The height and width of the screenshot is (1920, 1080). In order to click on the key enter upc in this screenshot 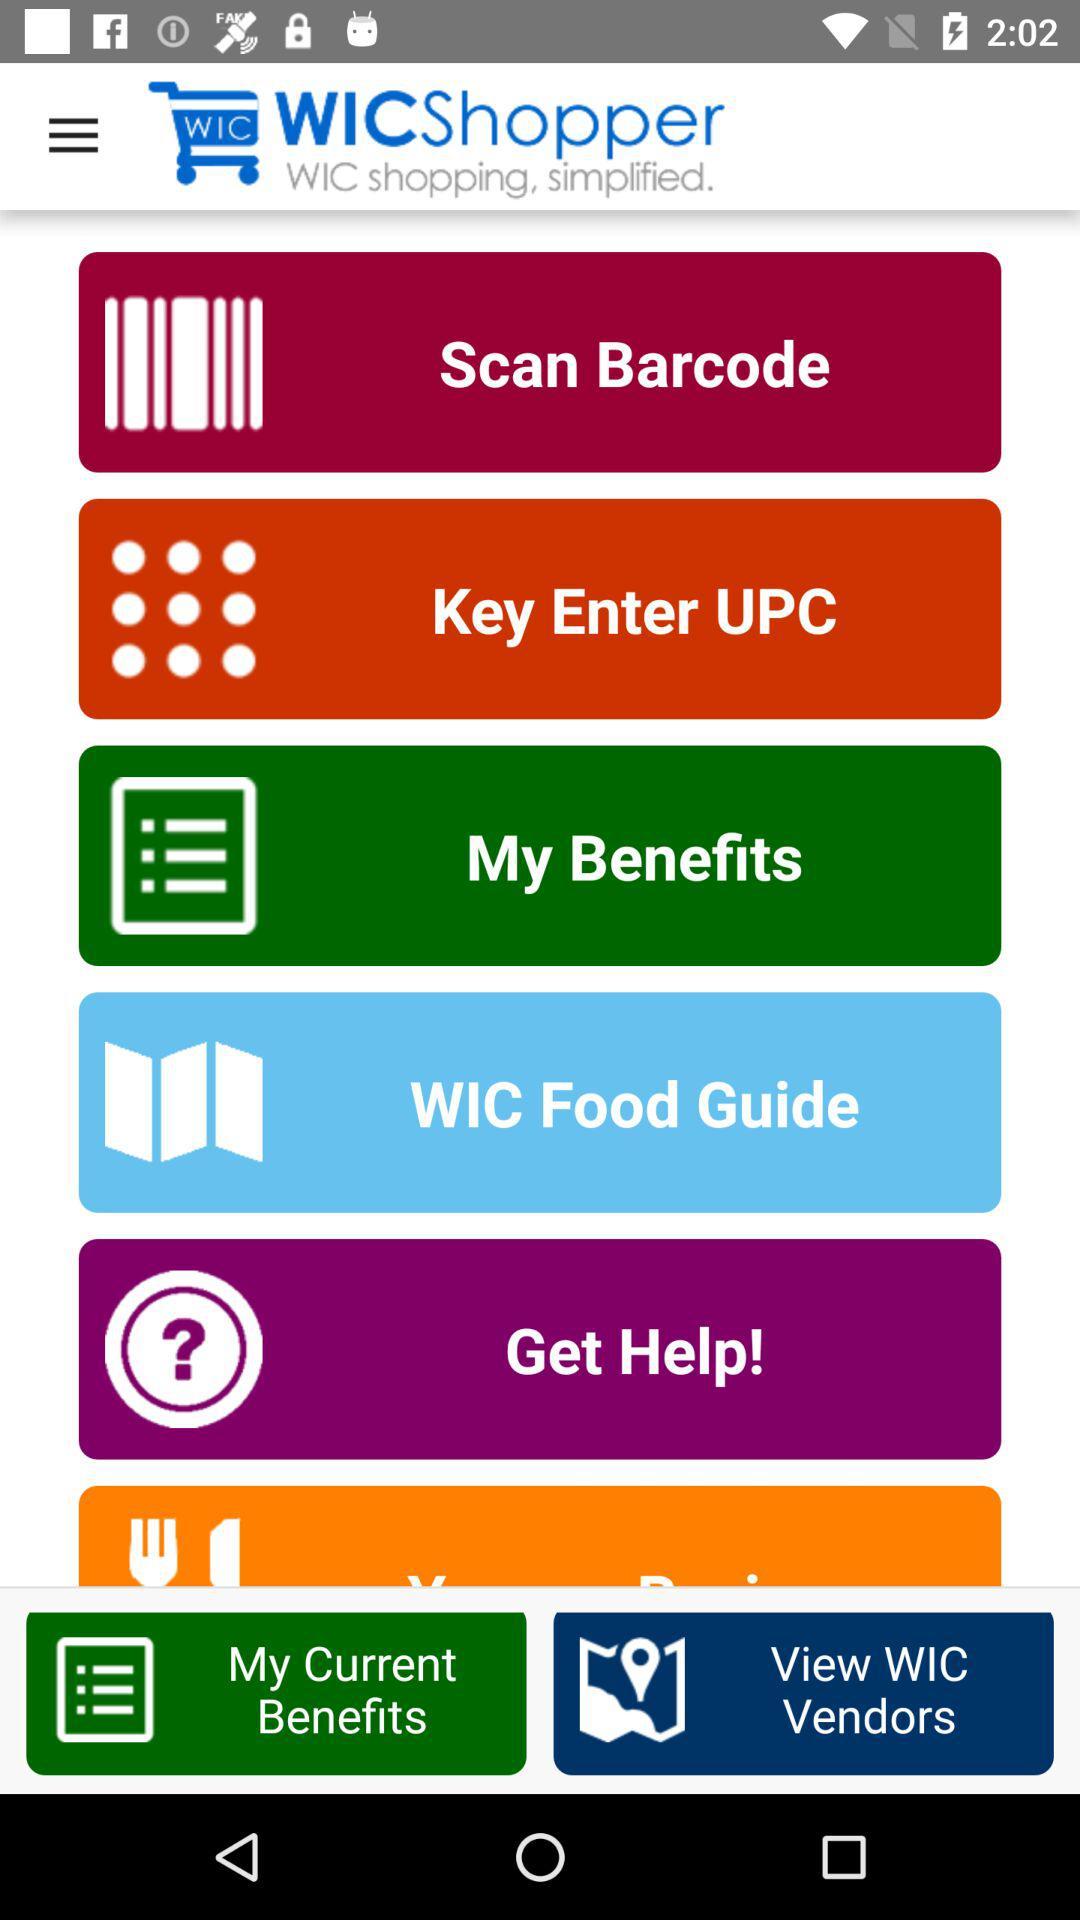, I will do `click(620, 608)`.